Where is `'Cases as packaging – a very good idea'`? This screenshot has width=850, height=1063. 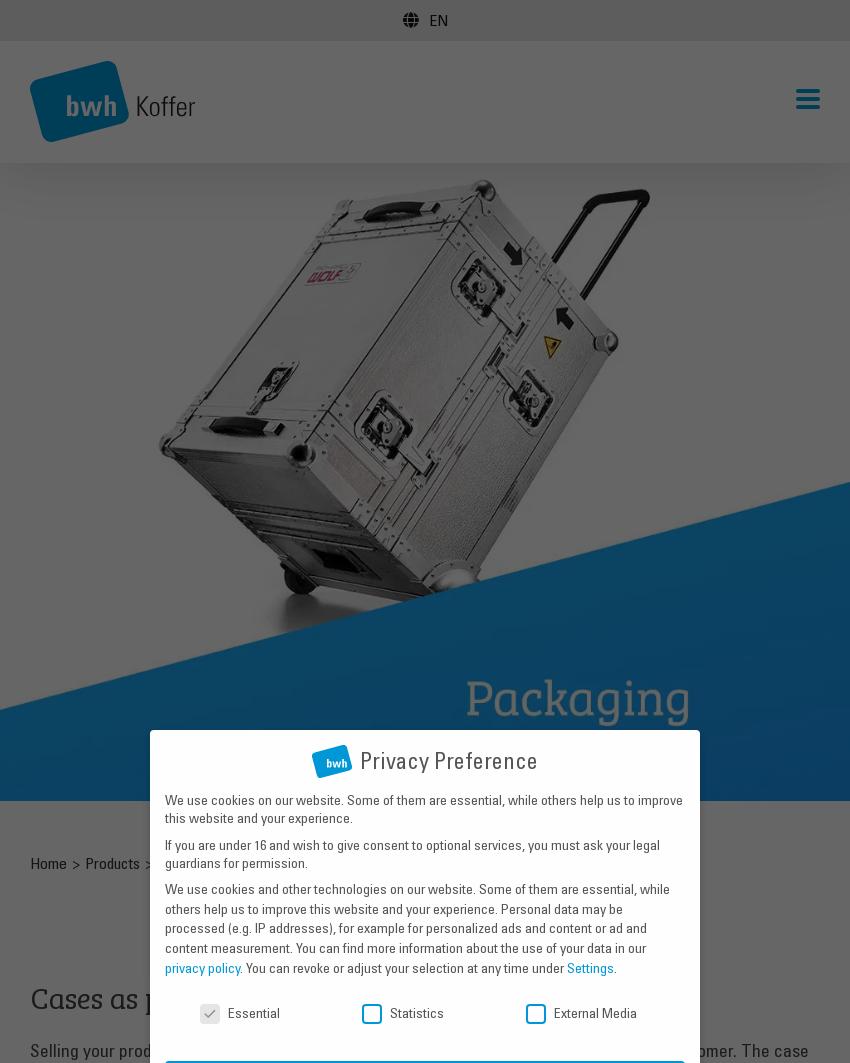
'Cases as packaging – a very good idea' is located at coordinates (27, 993).